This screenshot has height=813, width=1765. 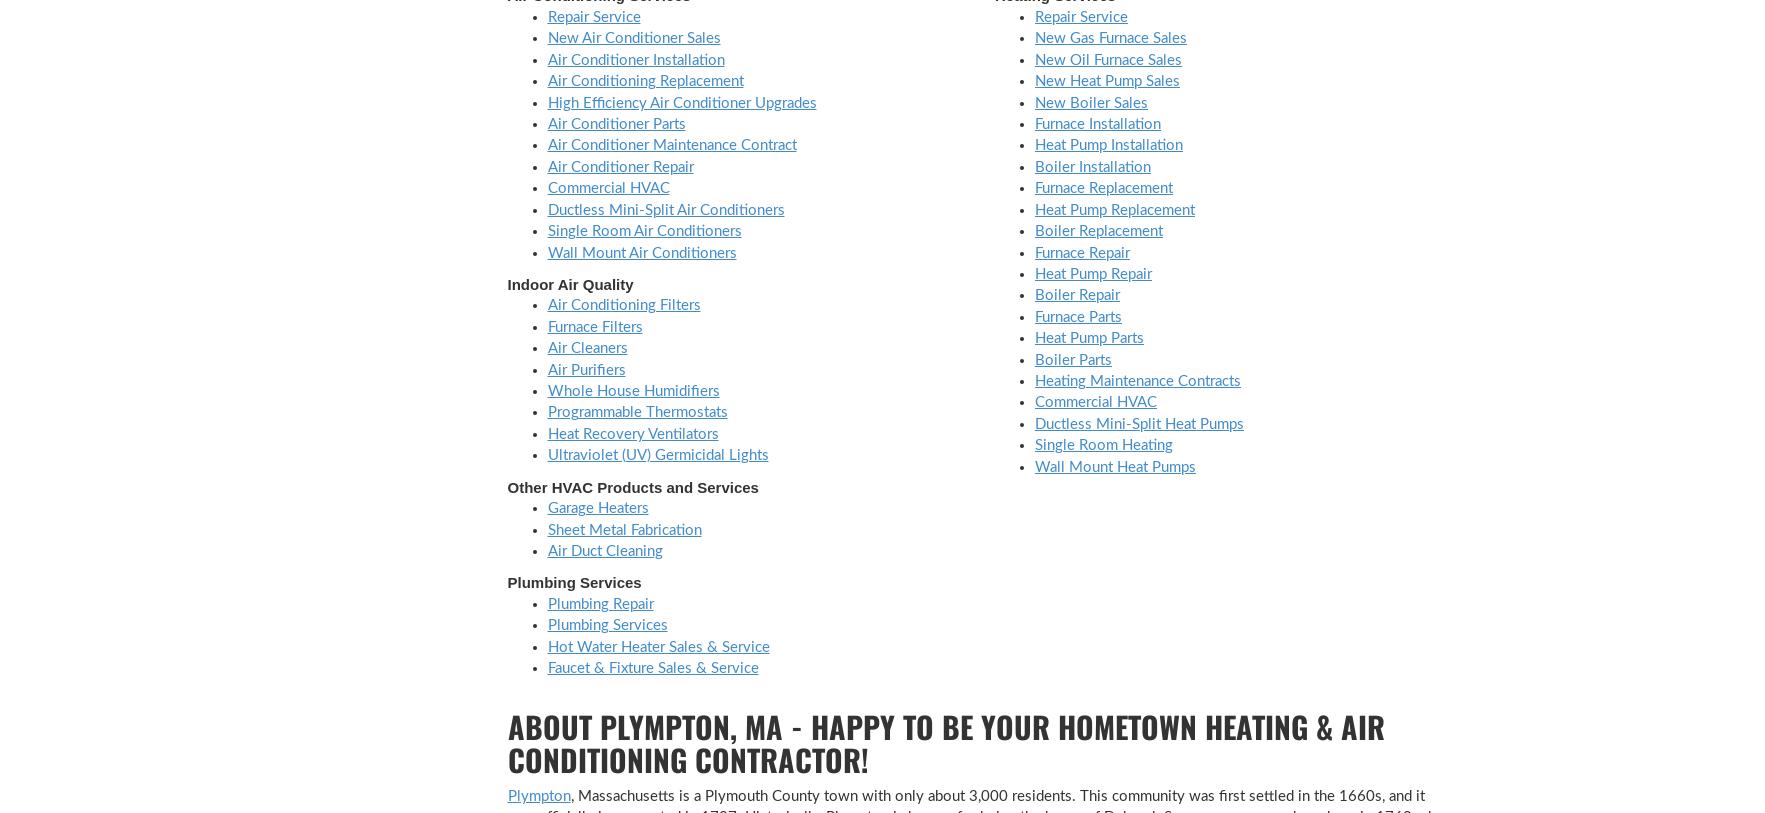 I want to click on 'Programmable Thermostats', so click(x=635, y=412).